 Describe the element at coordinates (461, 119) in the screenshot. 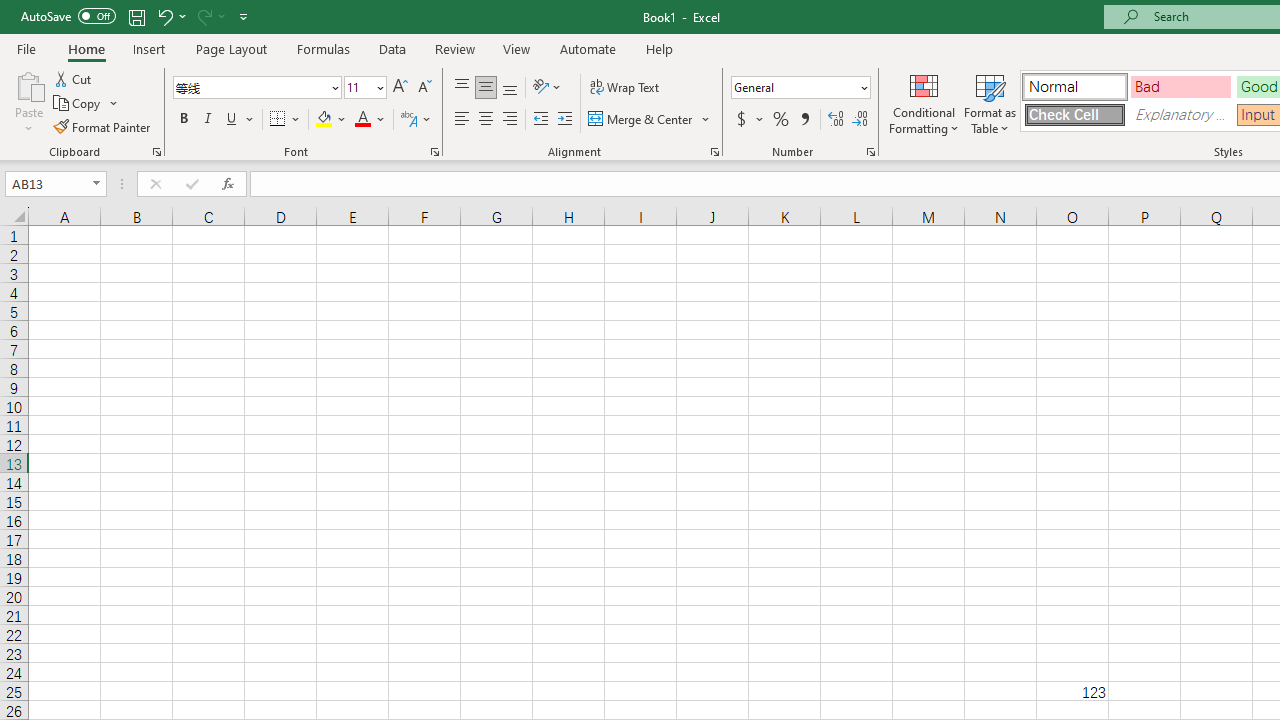

I see `'Align Left'` at that location.